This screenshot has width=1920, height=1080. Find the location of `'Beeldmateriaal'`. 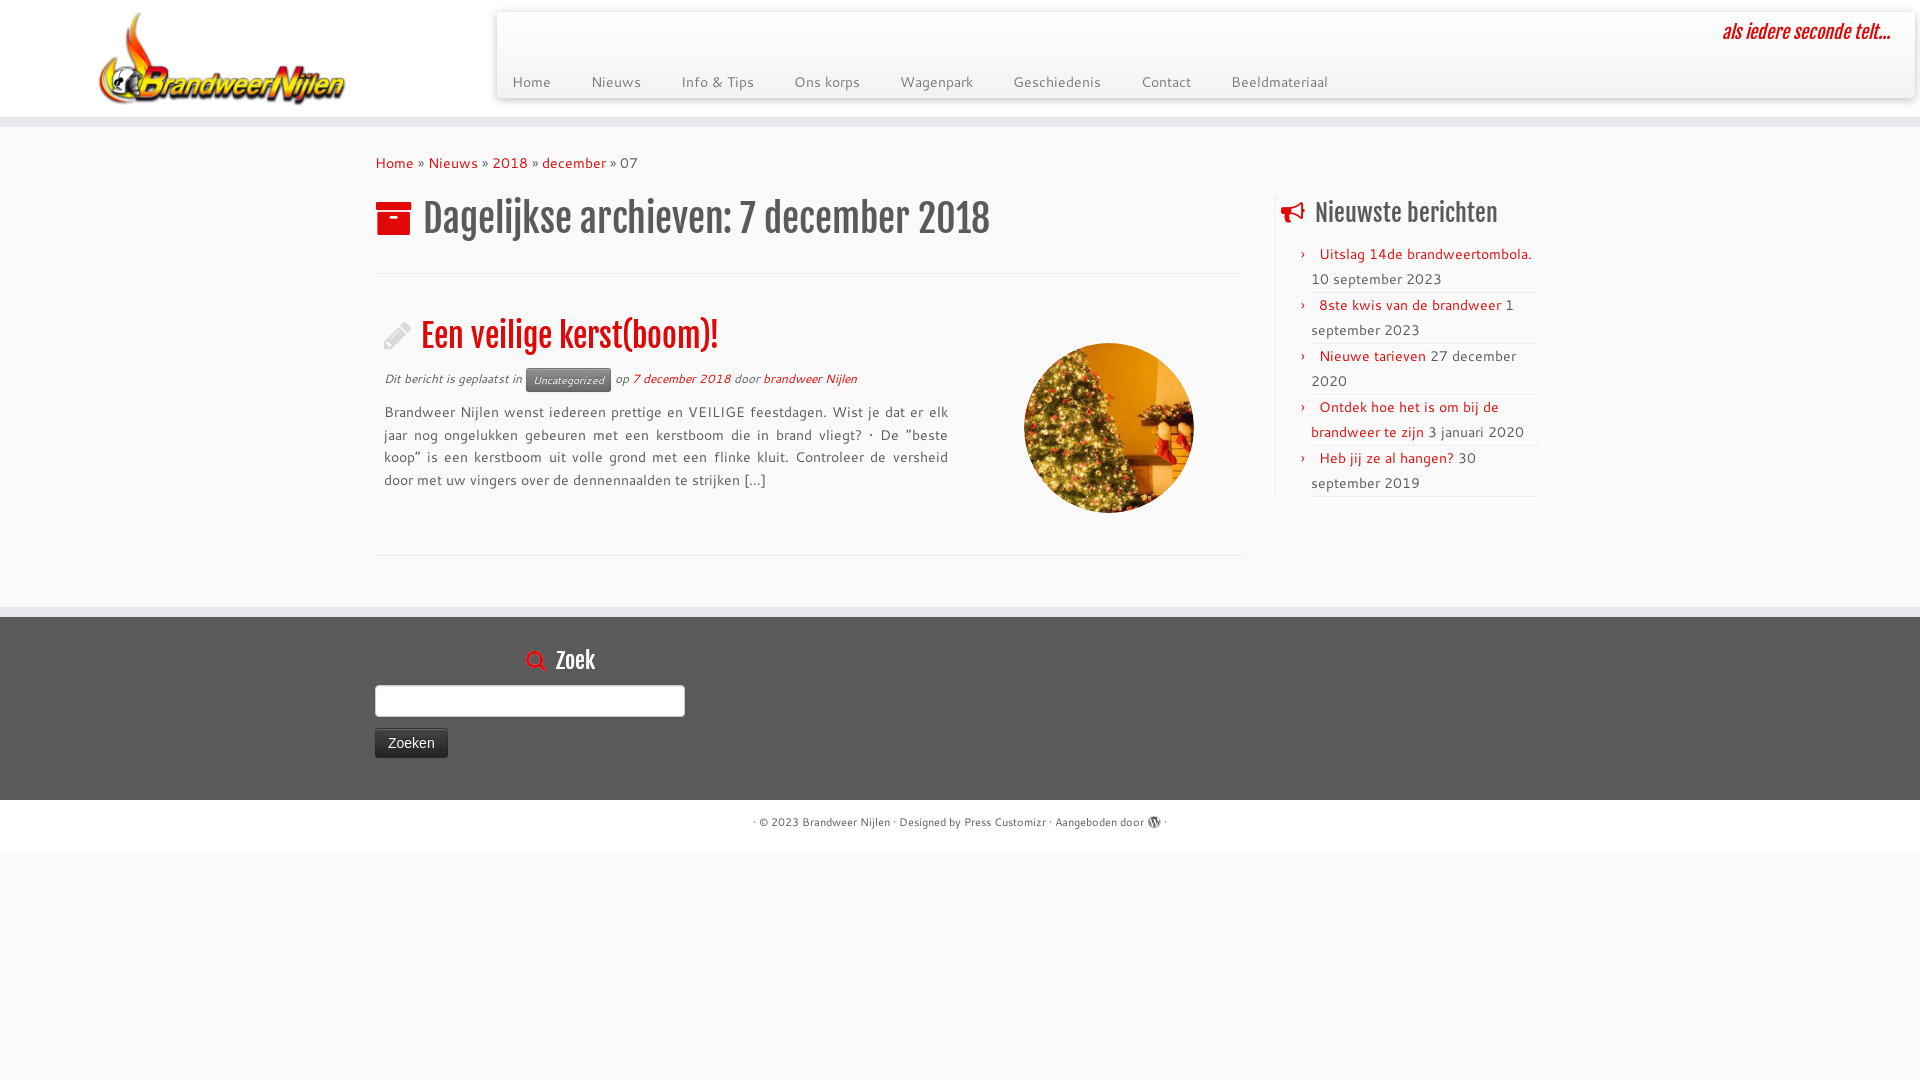

'Beeldmateriaal' is located at coordinates (1268, 80).